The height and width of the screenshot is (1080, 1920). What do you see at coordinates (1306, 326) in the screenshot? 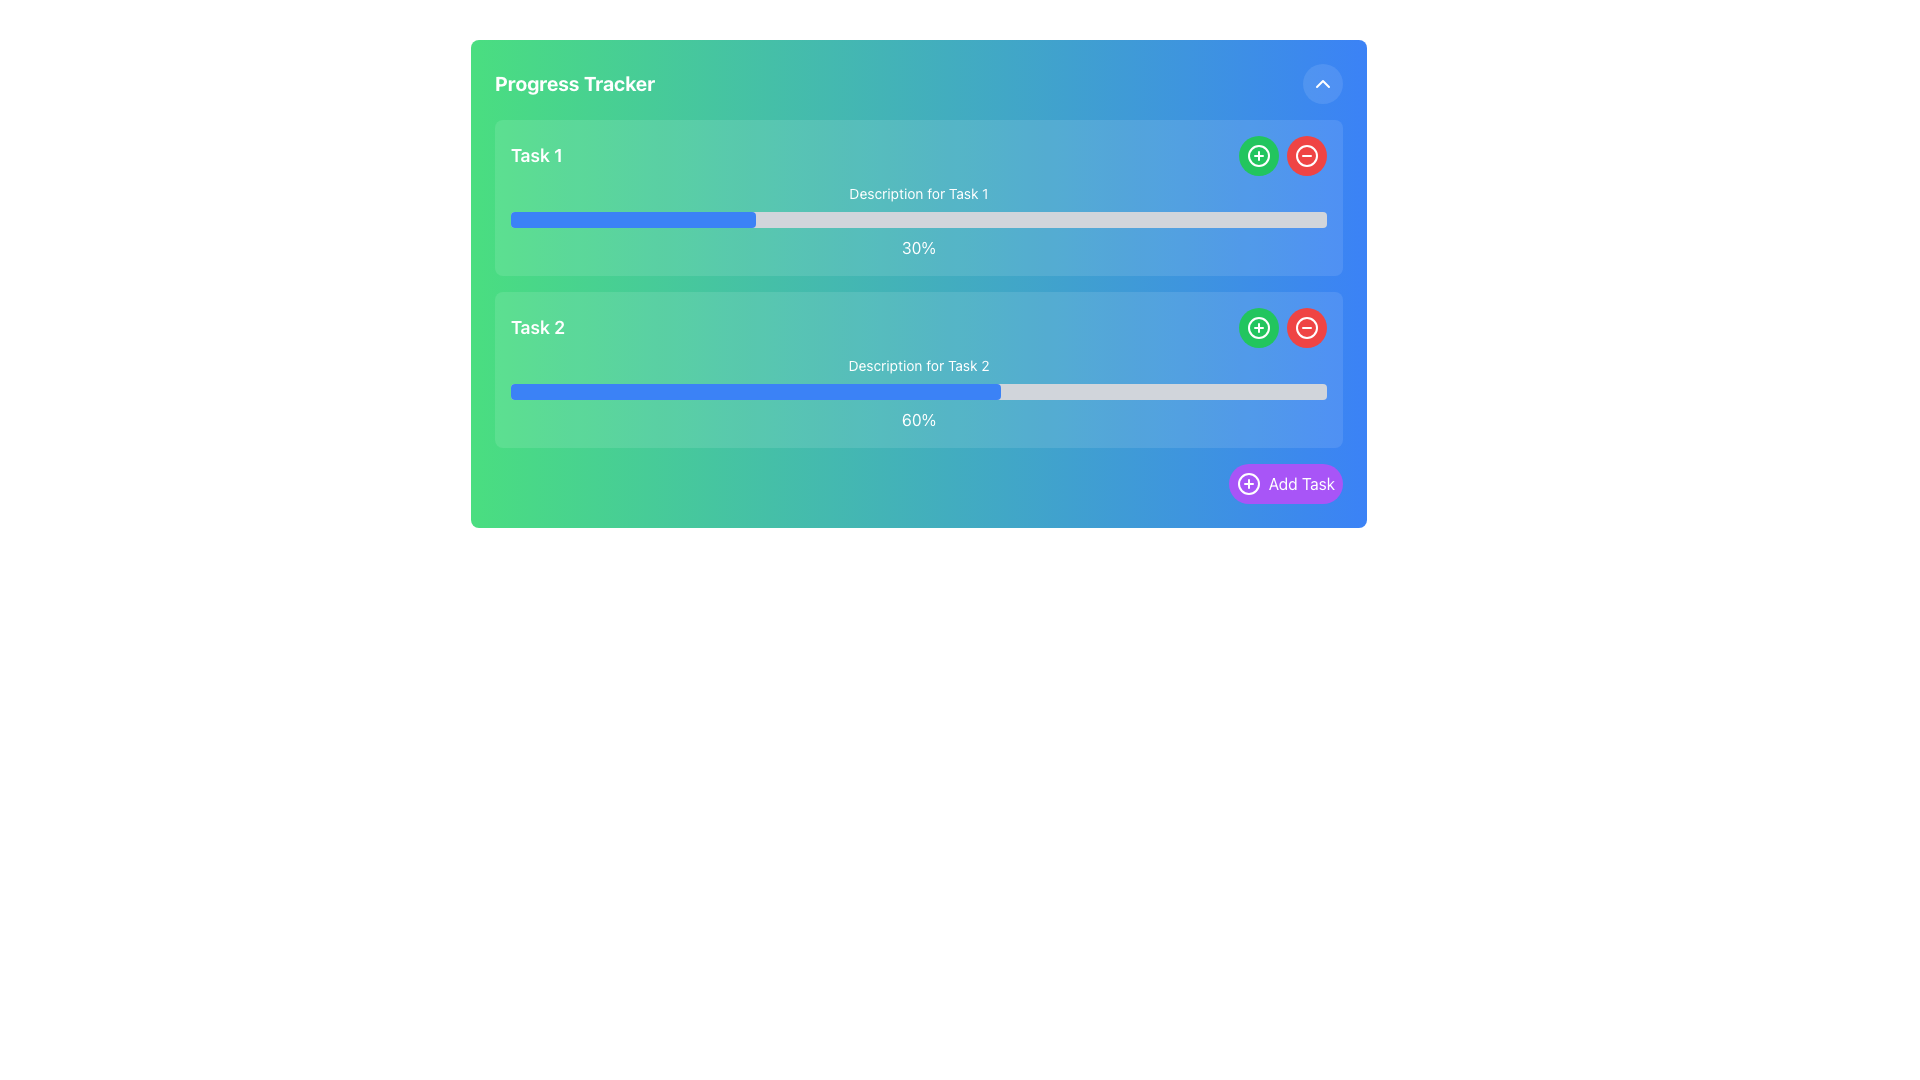
I see `the button that allows users to delete the associated task from the task list` at bounding box center [1306, 326].